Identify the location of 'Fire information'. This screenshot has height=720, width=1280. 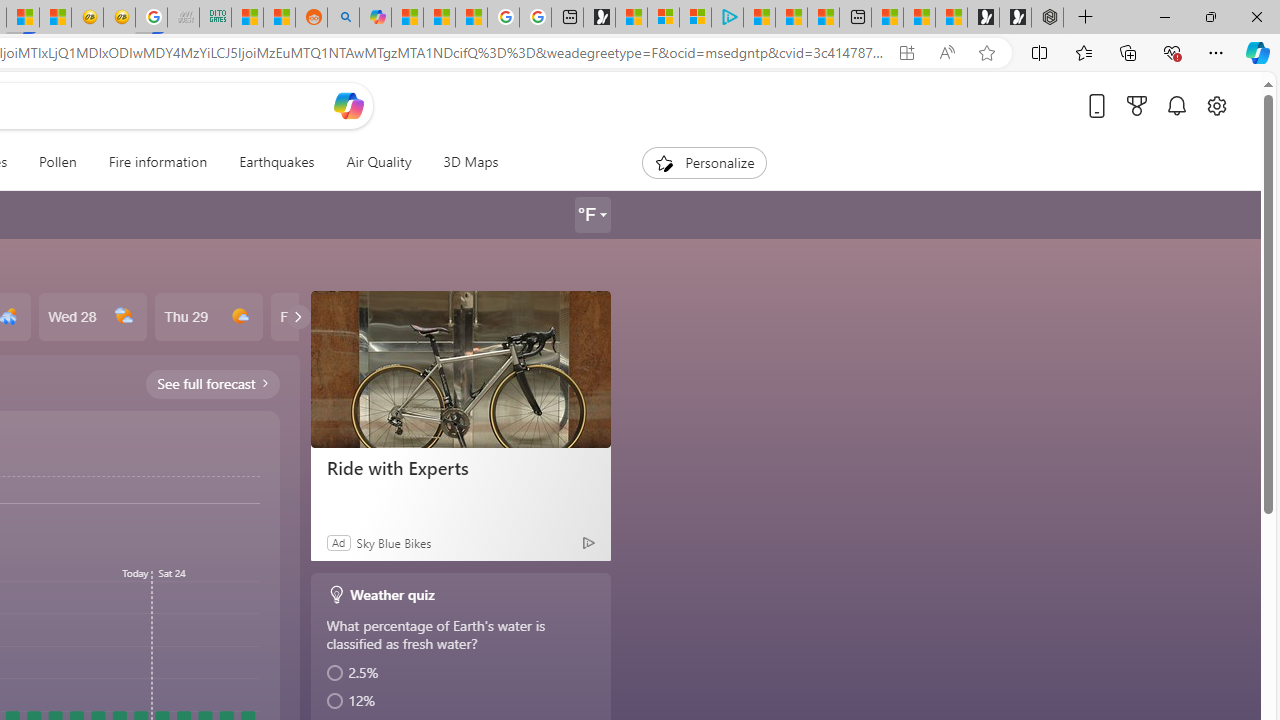
(157, 162).